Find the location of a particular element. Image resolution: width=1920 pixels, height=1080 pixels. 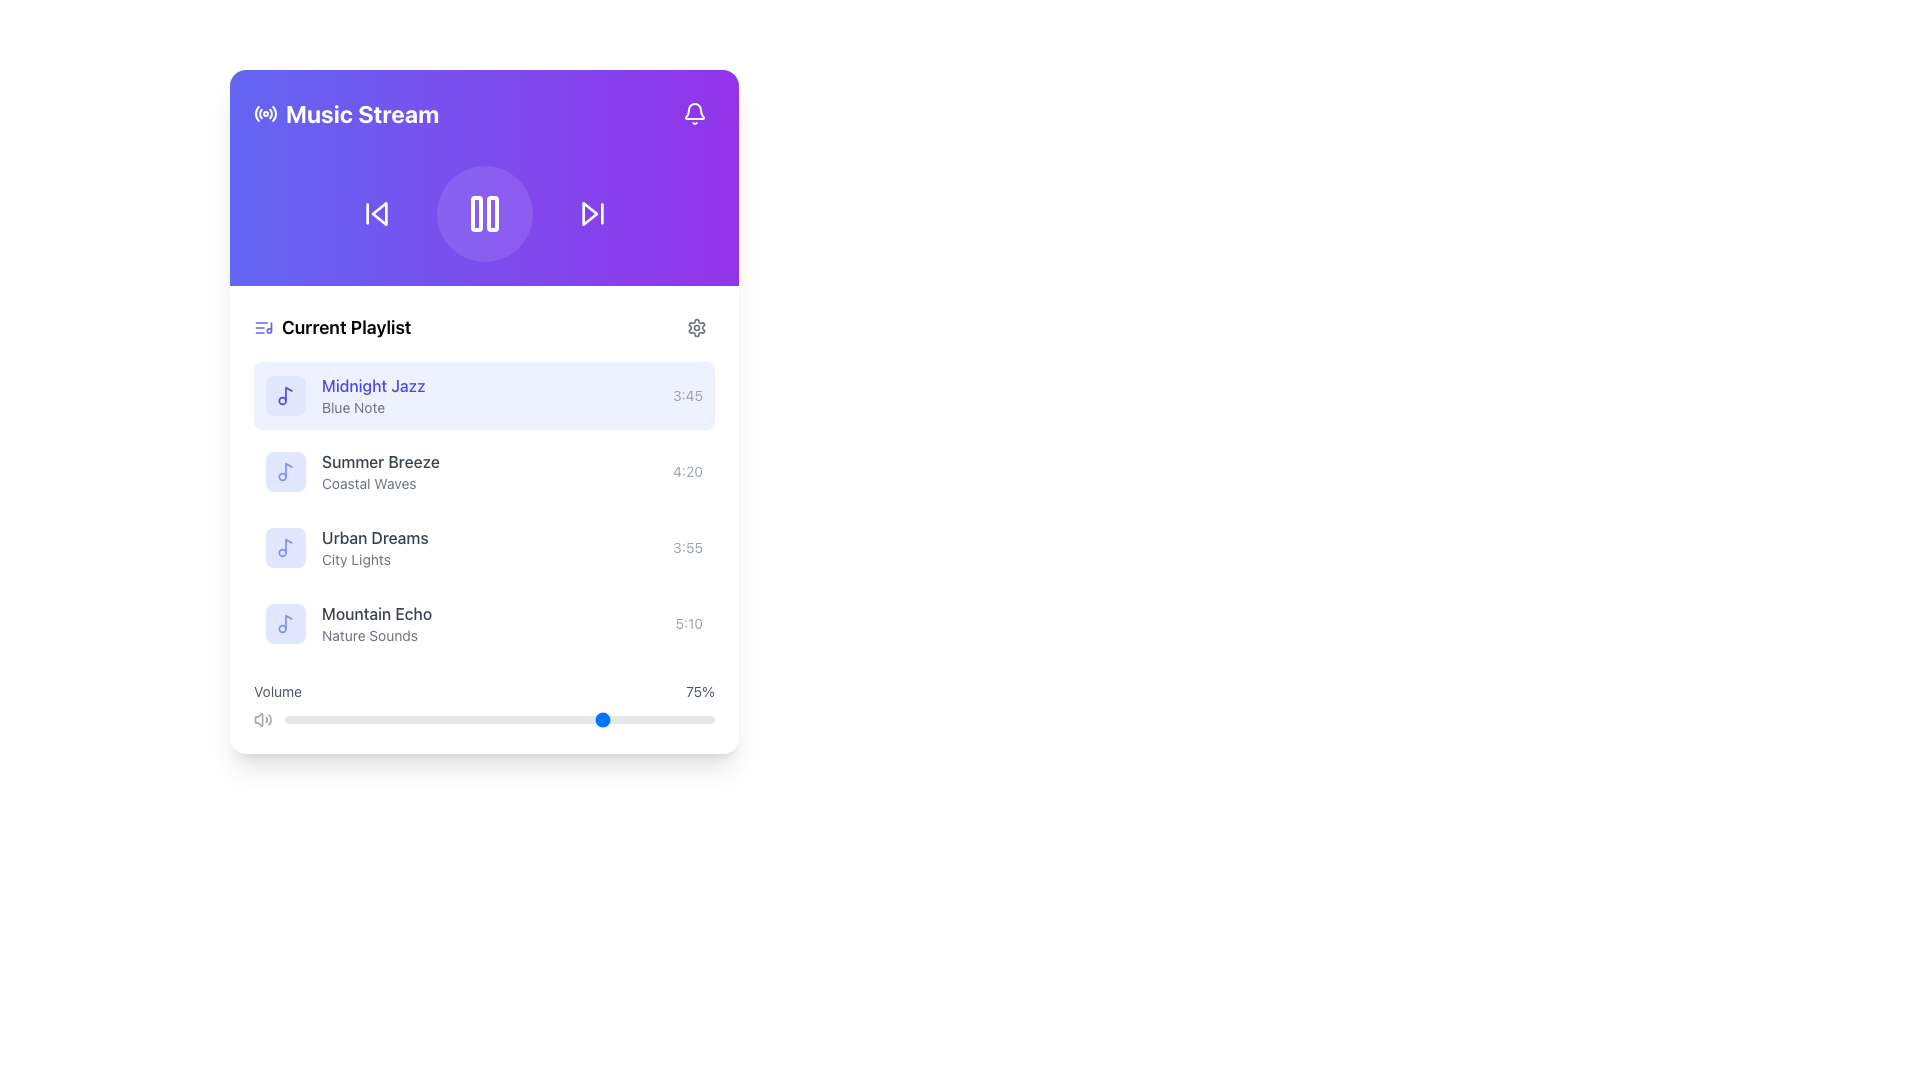

the 'Volume' slider control, which is visually represented with a blue knob at the 75% position and labeled accordingly, to receive additional visual feedback is located at coordinates (484, 704).